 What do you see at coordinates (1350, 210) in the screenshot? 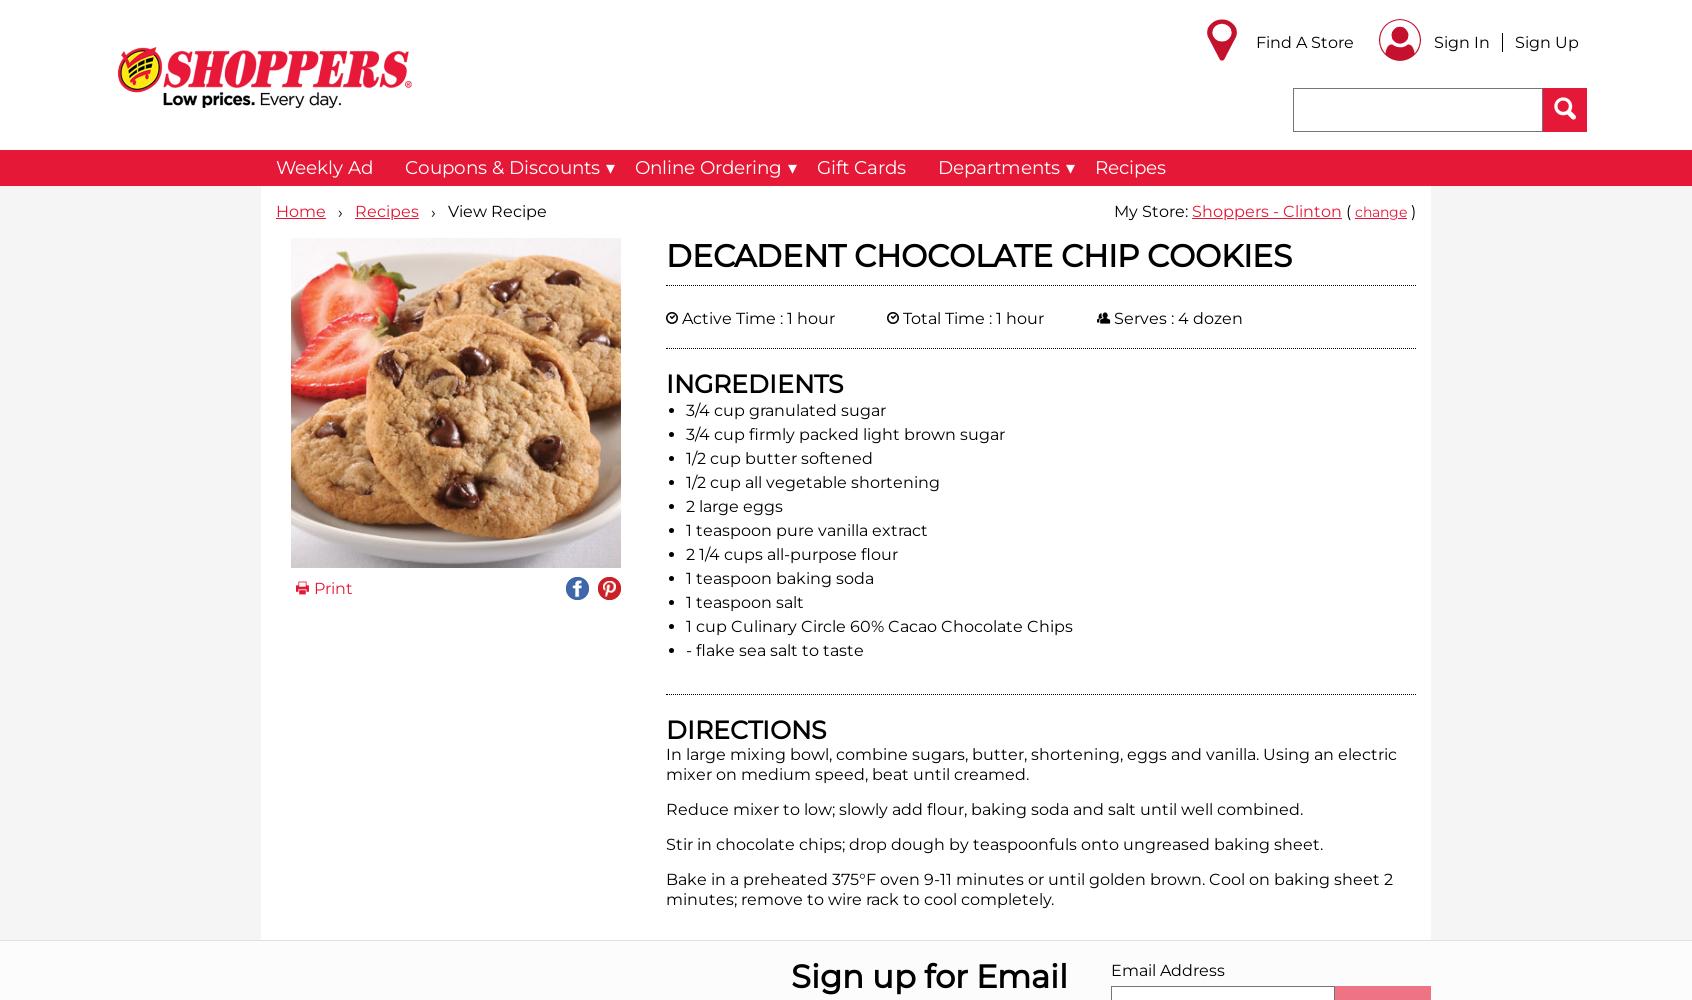
I see `'('` at bounding box center [1350, 210].